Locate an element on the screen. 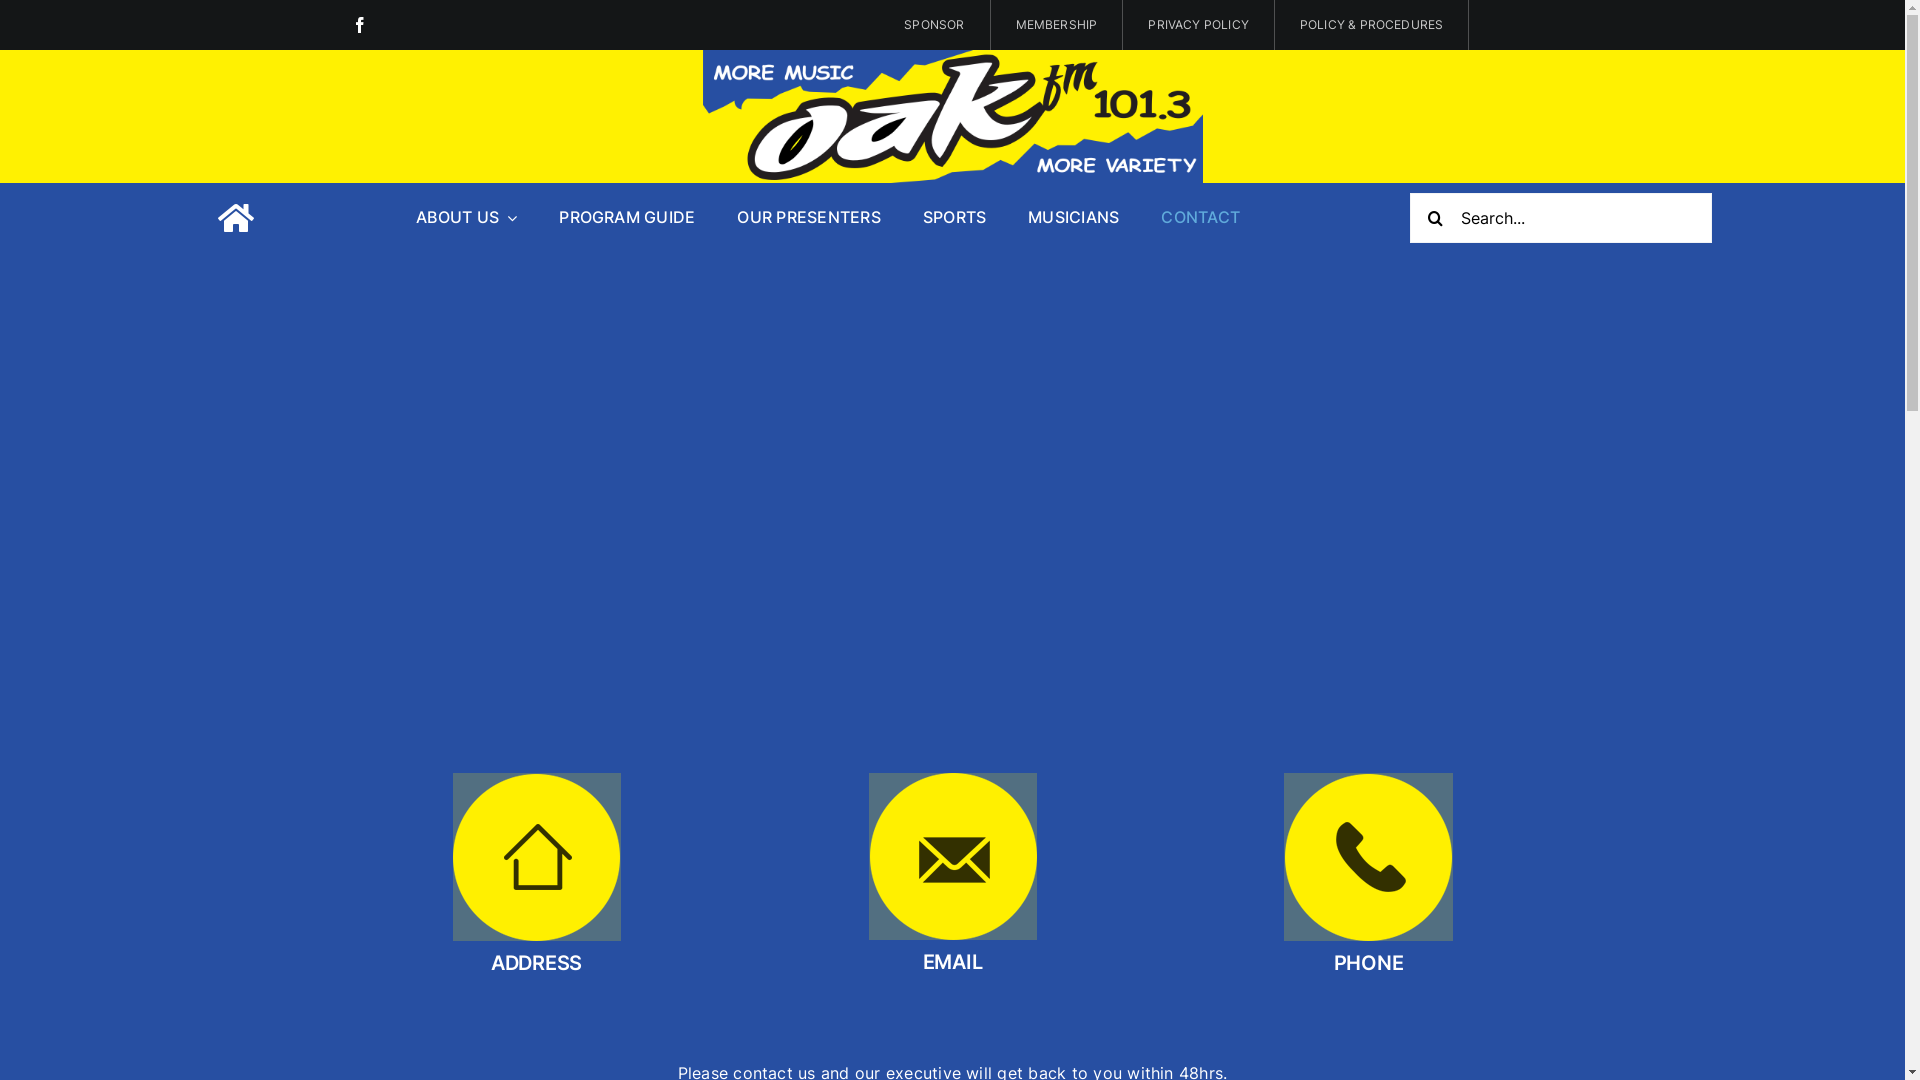  'MUSICIANS' is located at coordinates (1072, 218).